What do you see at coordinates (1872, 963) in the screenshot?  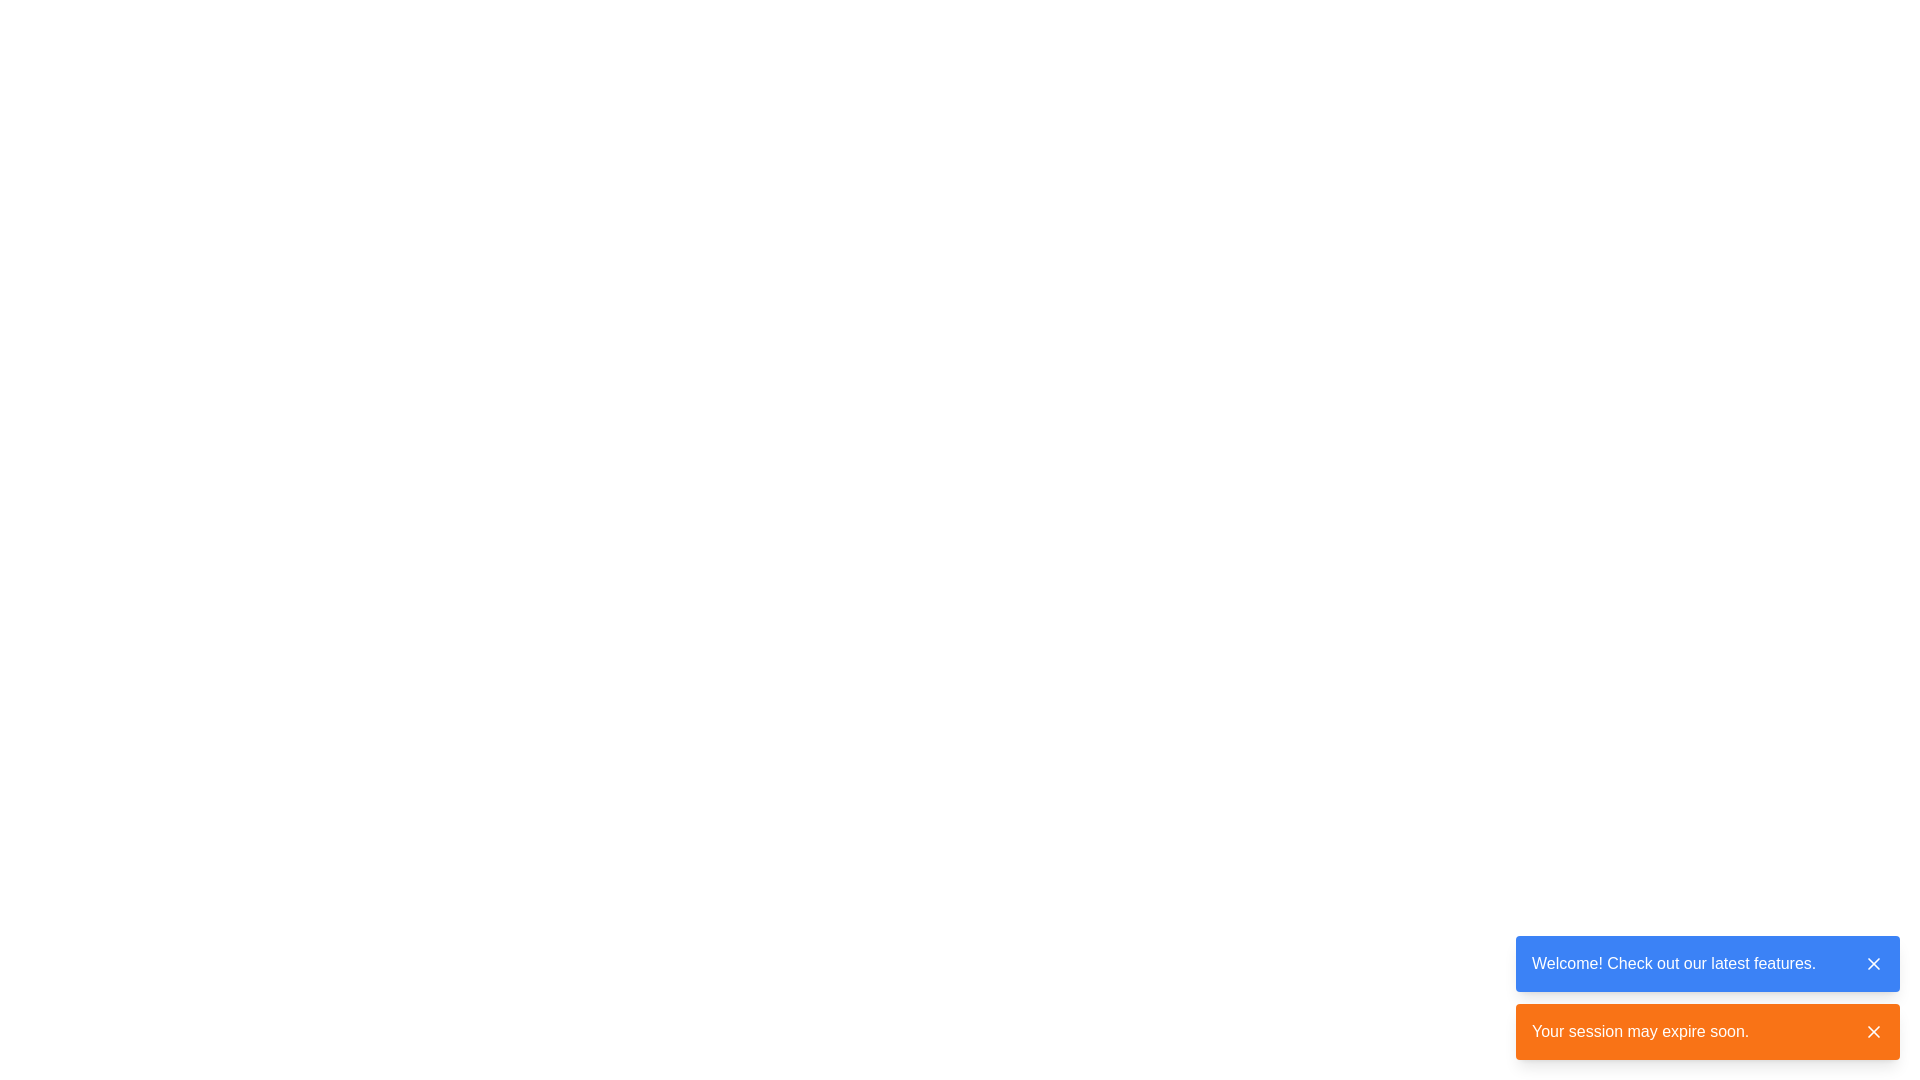 I see `the close icon located at the top-right corner of the blue notification banner with the message 'Welcome! Check out our latest features.'` at bounding box center [1872, 963].